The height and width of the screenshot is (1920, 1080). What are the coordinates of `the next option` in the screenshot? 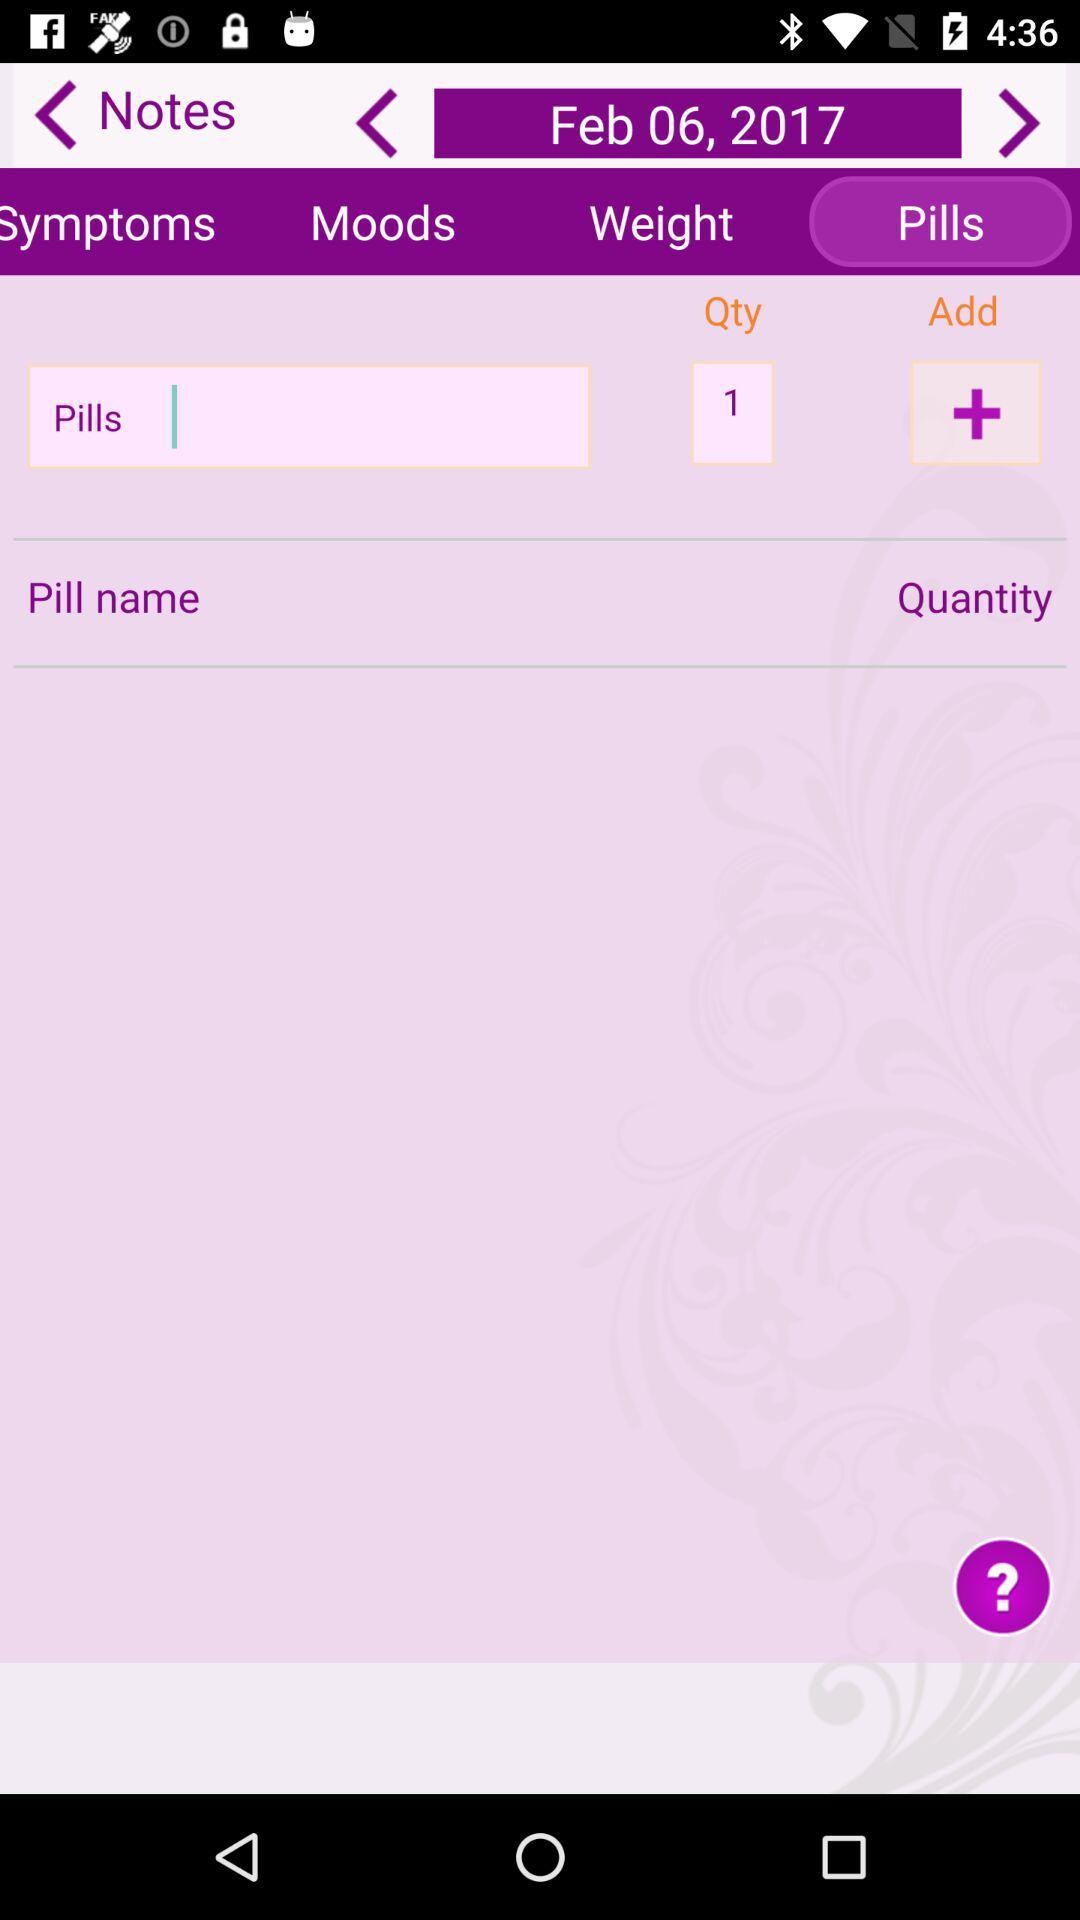 It's located at (1019, 122).